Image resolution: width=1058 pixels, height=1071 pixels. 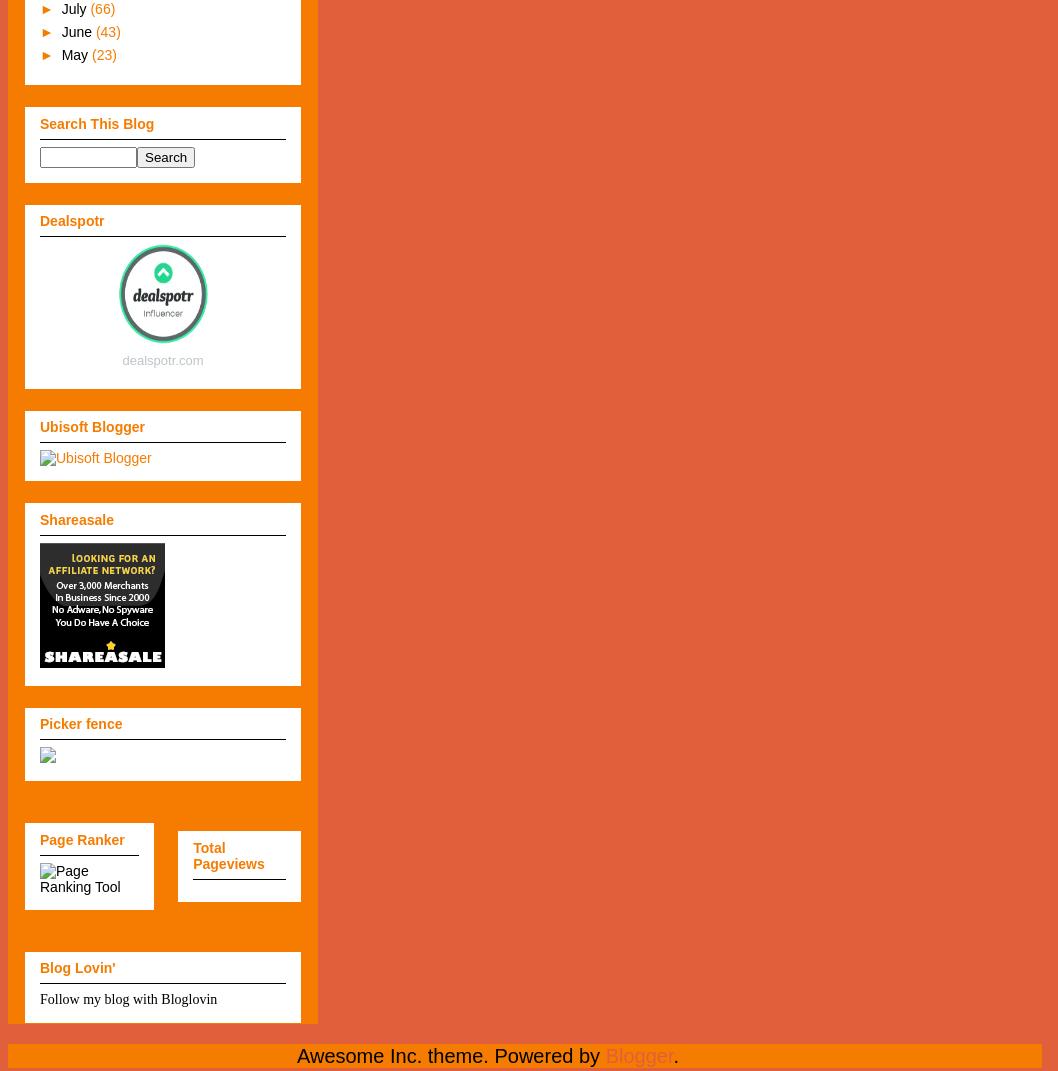 I want to click on 'June', so click(x=77, y=31).